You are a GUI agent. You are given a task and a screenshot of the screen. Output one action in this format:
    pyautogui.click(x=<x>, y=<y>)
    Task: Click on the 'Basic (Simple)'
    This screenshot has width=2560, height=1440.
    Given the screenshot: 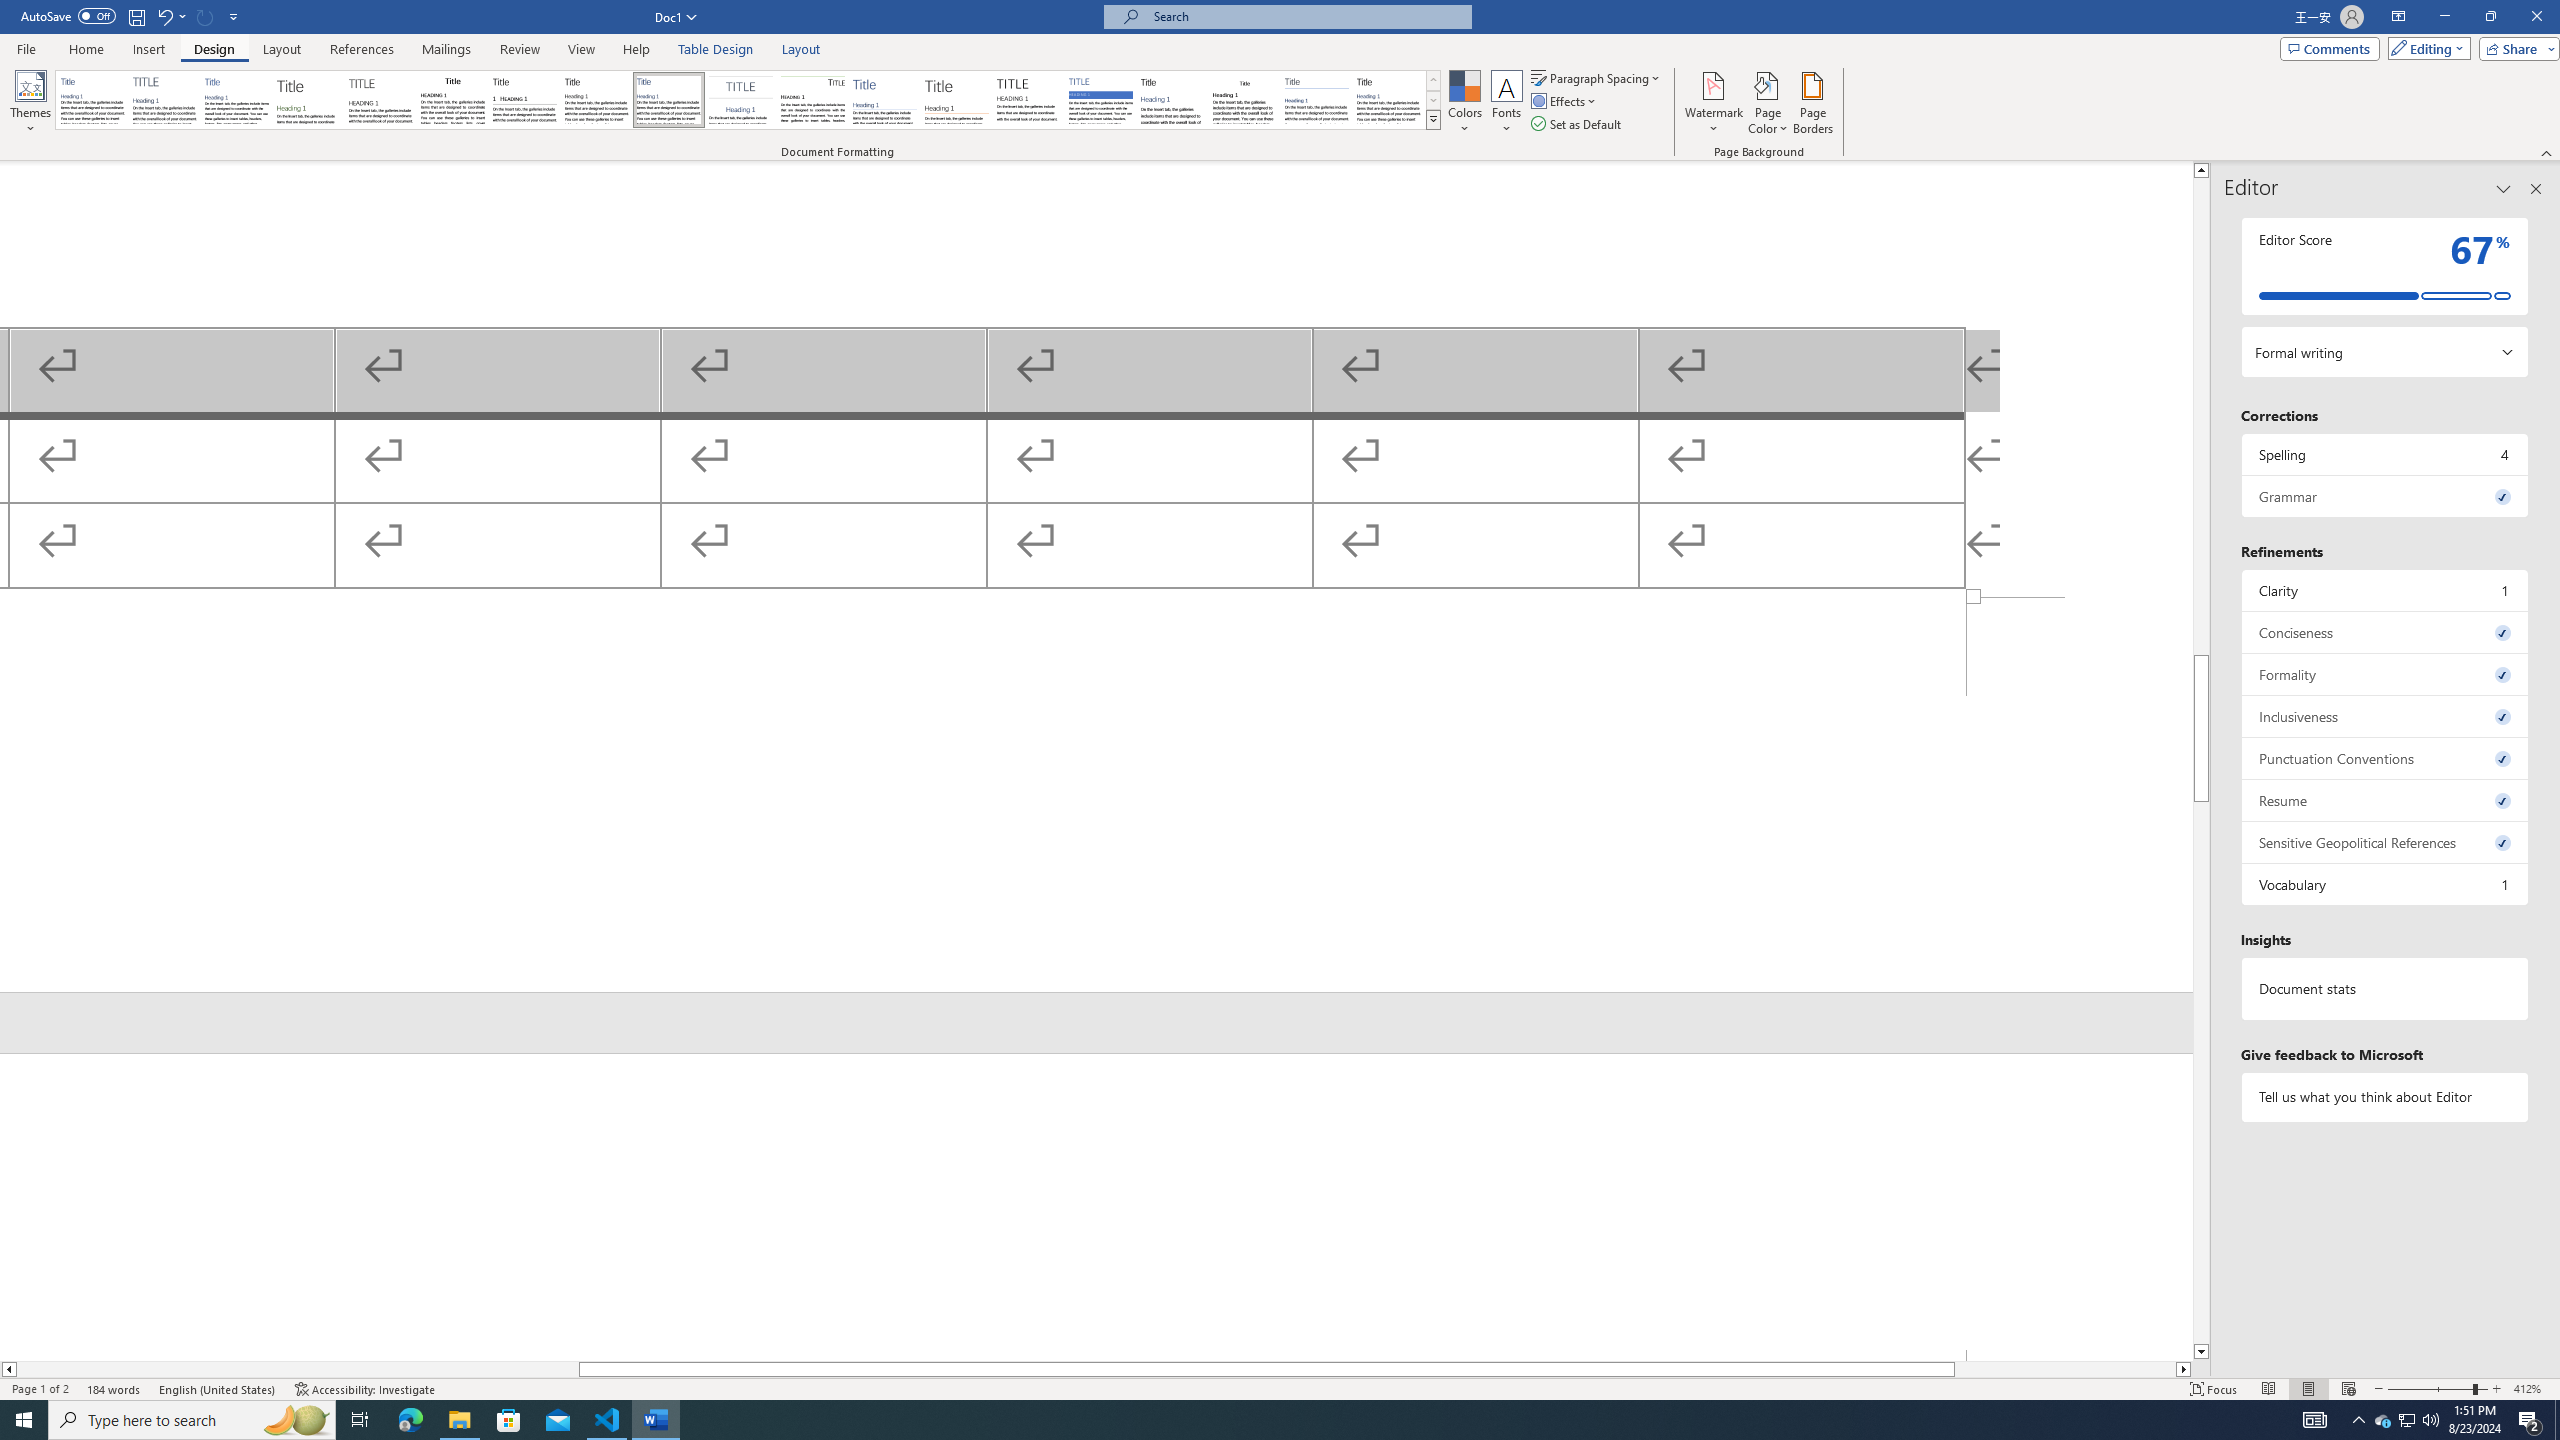 What is the action you would take?
    pyautogui.click(x=237, y=99)
    